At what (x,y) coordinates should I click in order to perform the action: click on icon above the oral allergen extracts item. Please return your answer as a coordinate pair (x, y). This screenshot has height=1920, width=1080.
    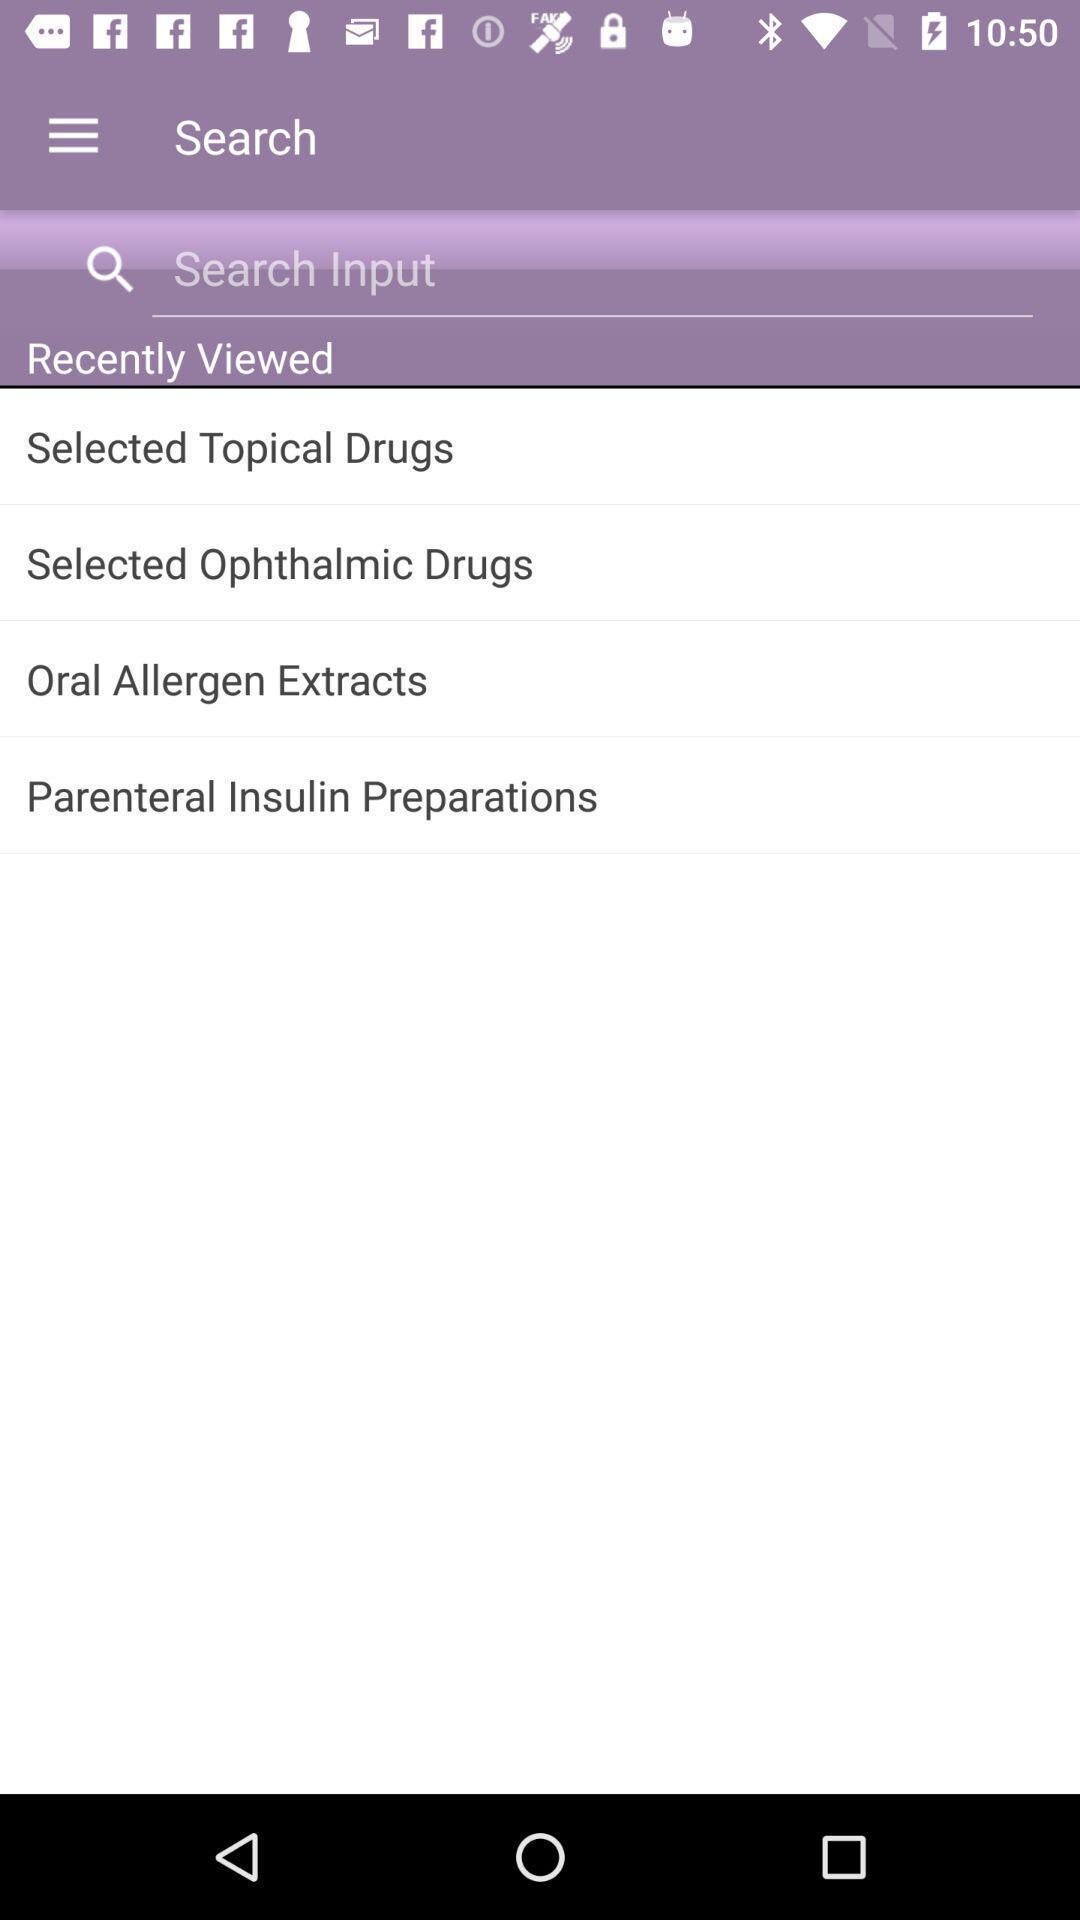
    Looking at the image, I should click on (540, 561).